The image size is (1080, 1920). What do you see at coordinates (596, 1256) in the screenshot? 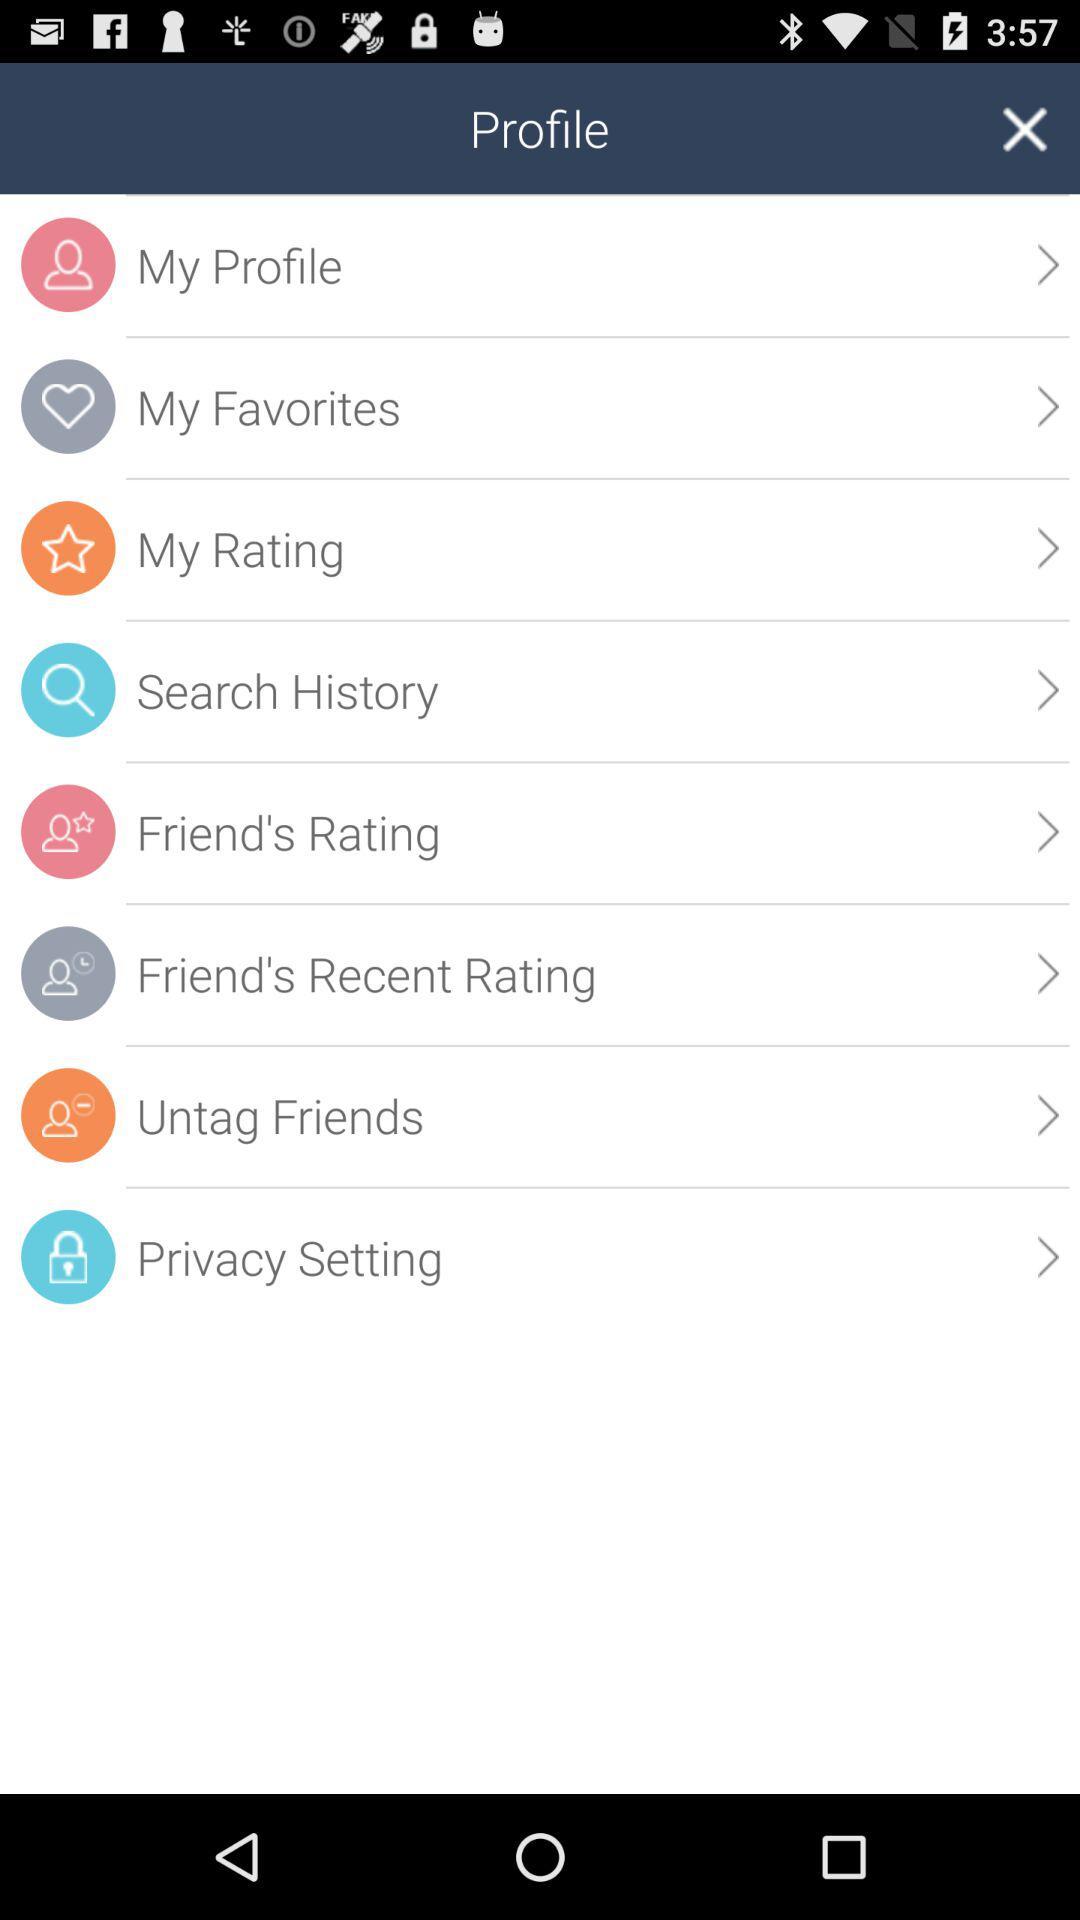
I see `icon below the untag friends app` at bounding box center [596, 1256].